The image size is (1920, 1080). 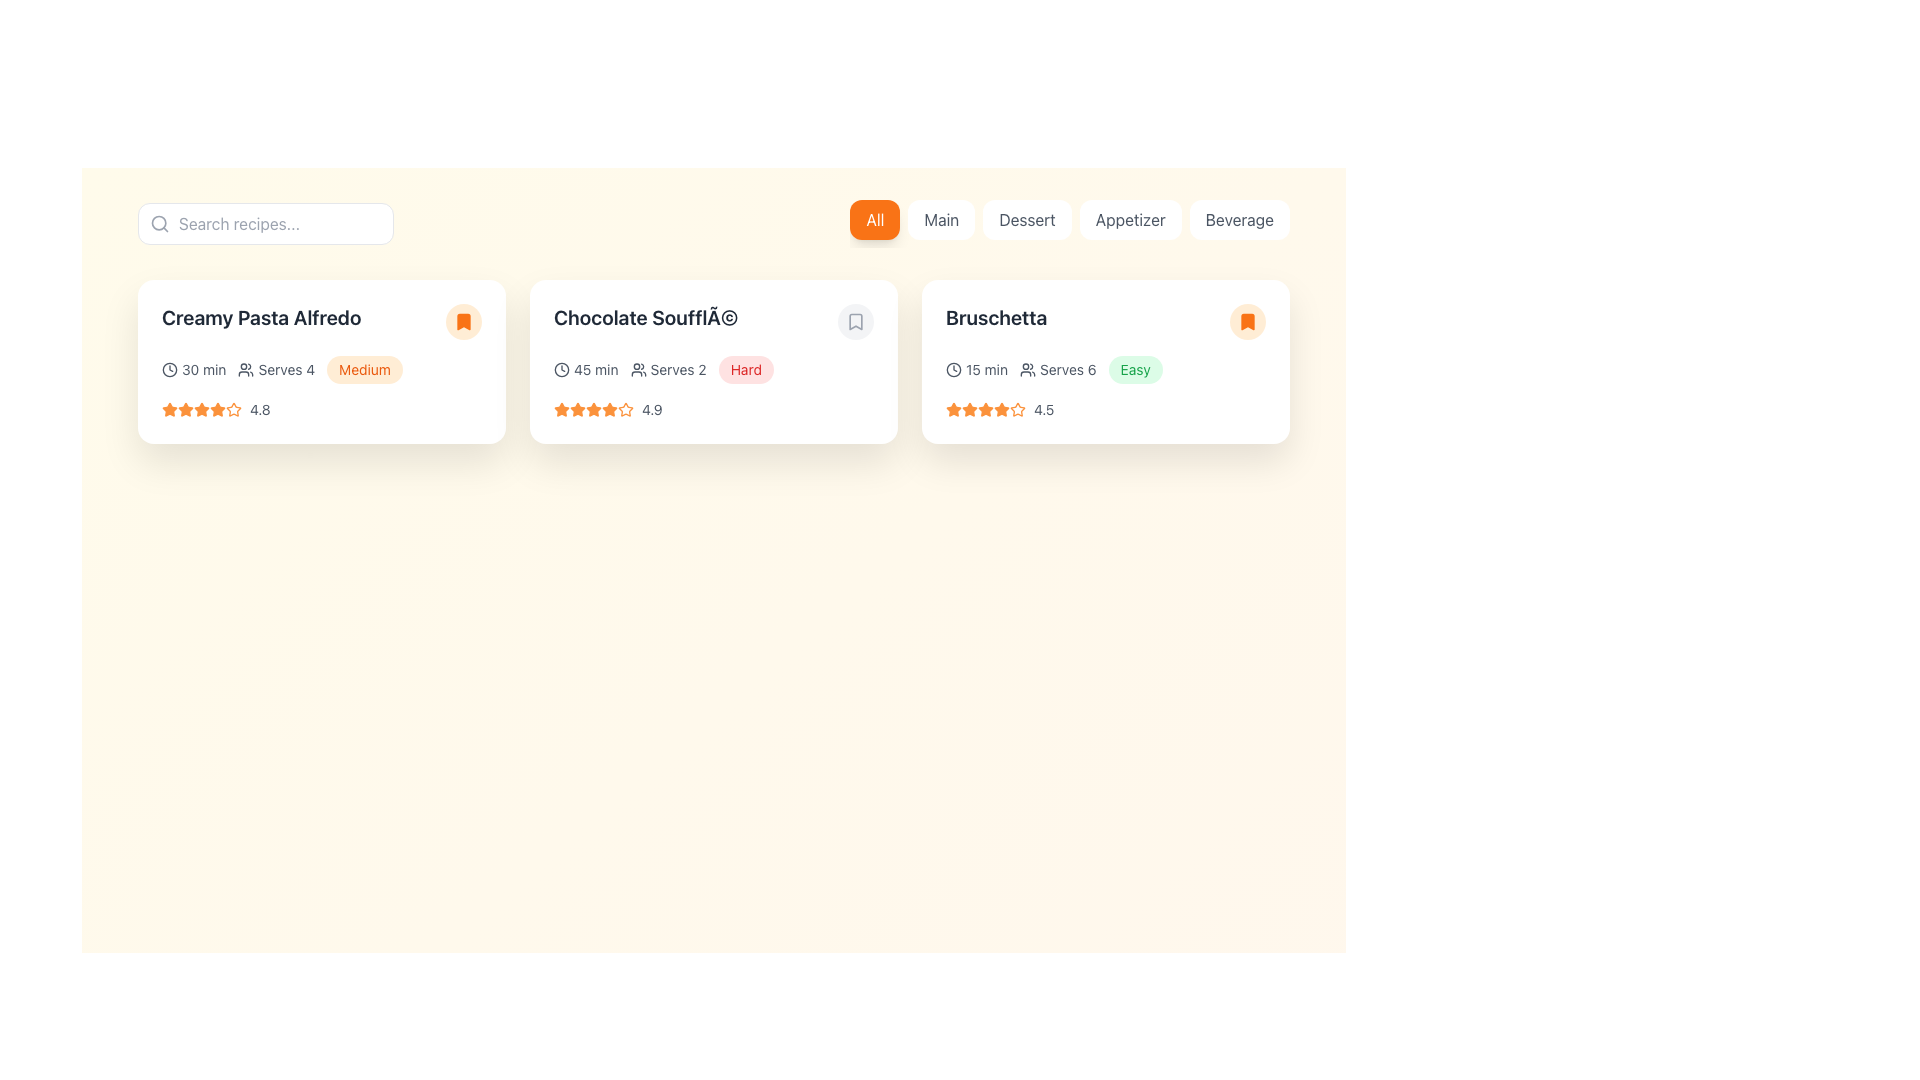 I want to click on the last star icon in the rating system below the 'Creamy Pasta Alfredo' card, so click(x=201, y=408).